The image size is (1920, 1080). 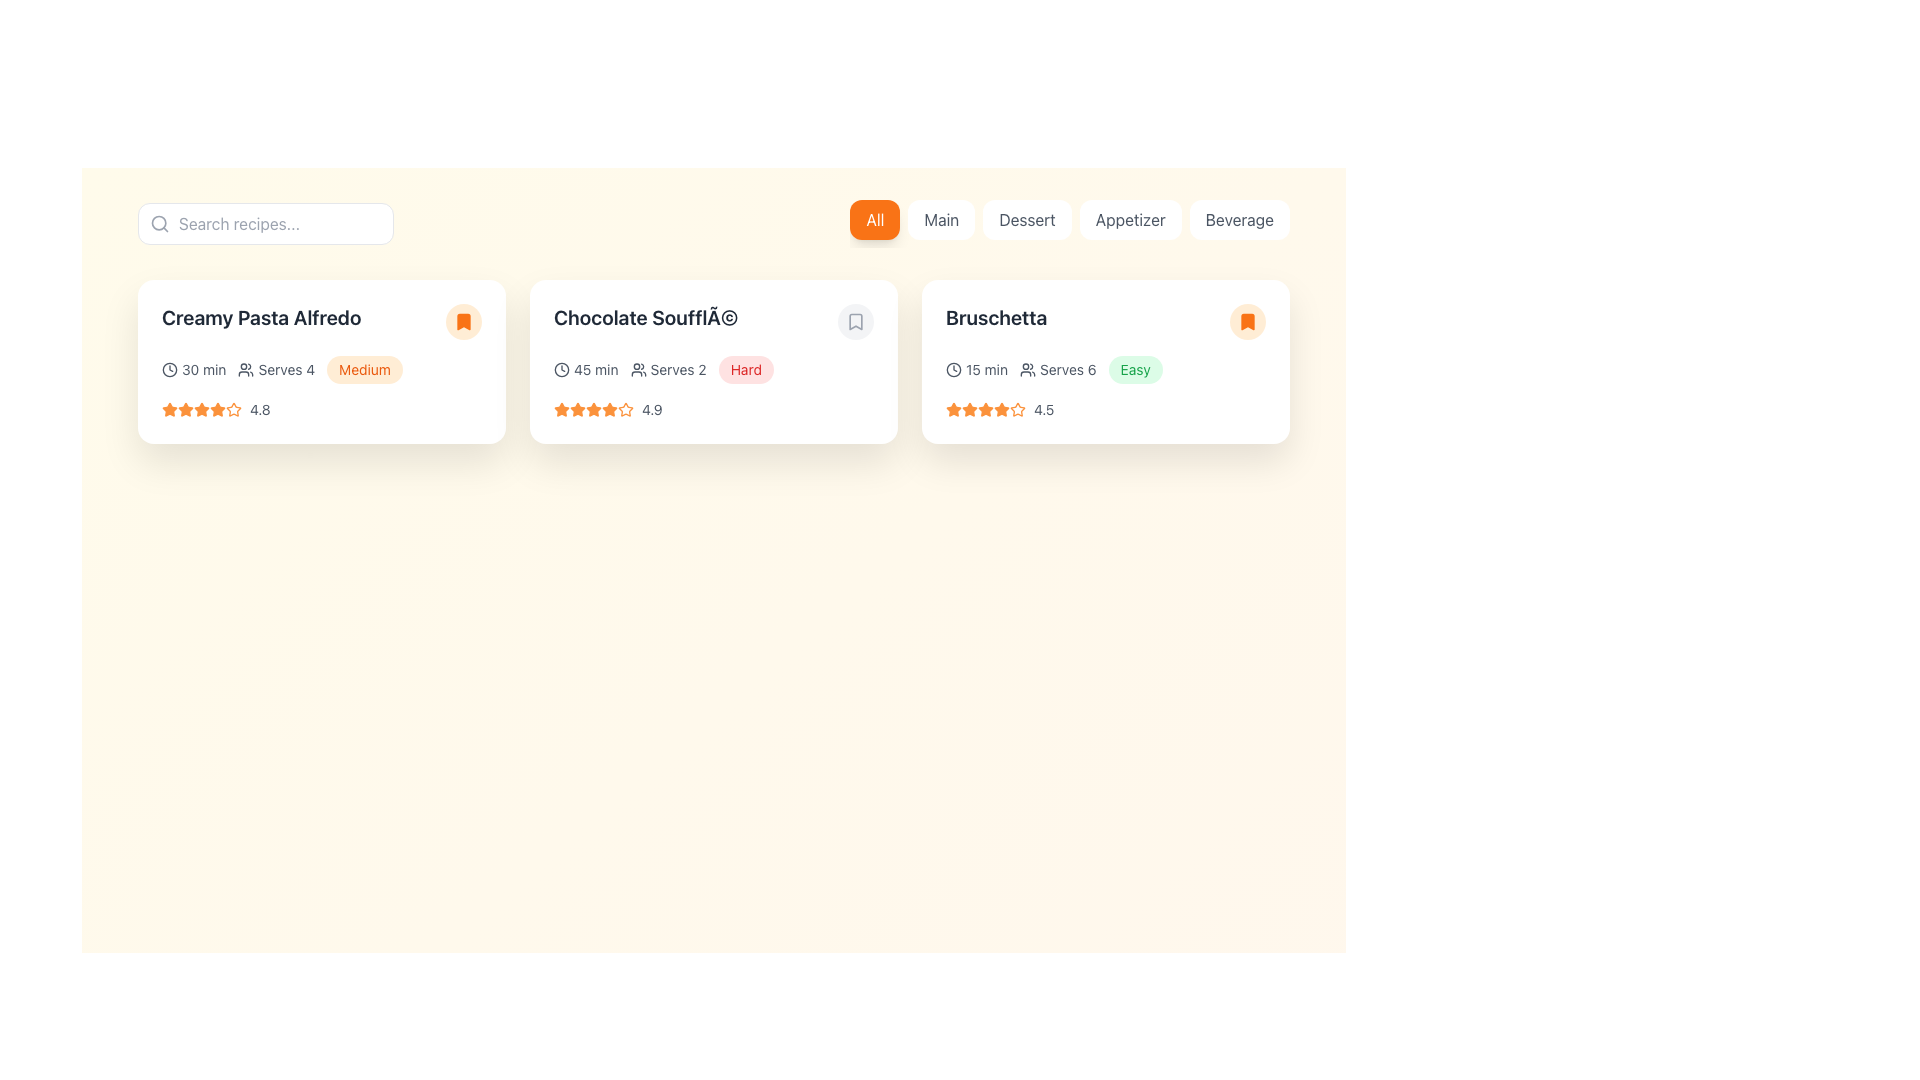 I want to click on the last star icon in the rating system below the 'Creamy Pasta Alfredo' card, so click(x=201, y=408).